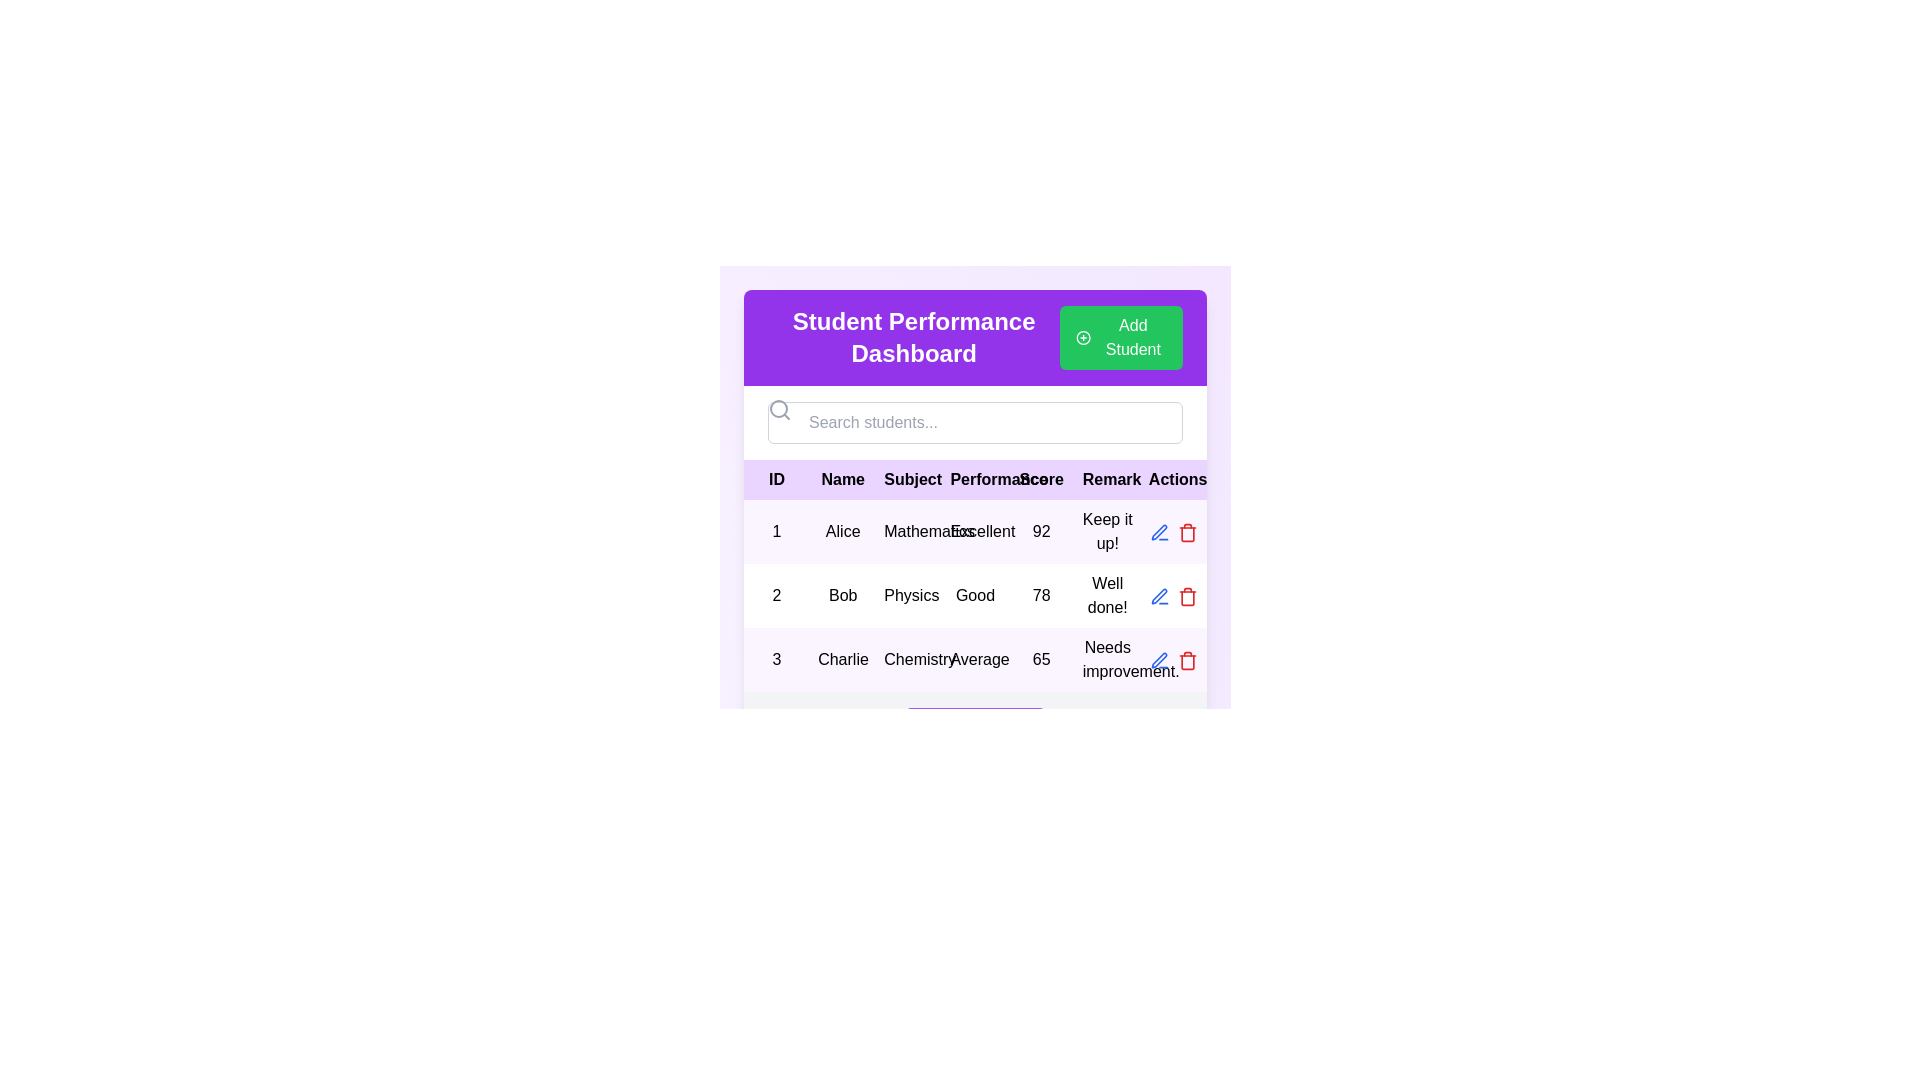 Image resolution: width=1920 pixels, height=1080 pixels. I want to click on the Edit button in the Action Group located under the 'Actions' column for the student record of Alice to initiate editing, so click(1173, 531).